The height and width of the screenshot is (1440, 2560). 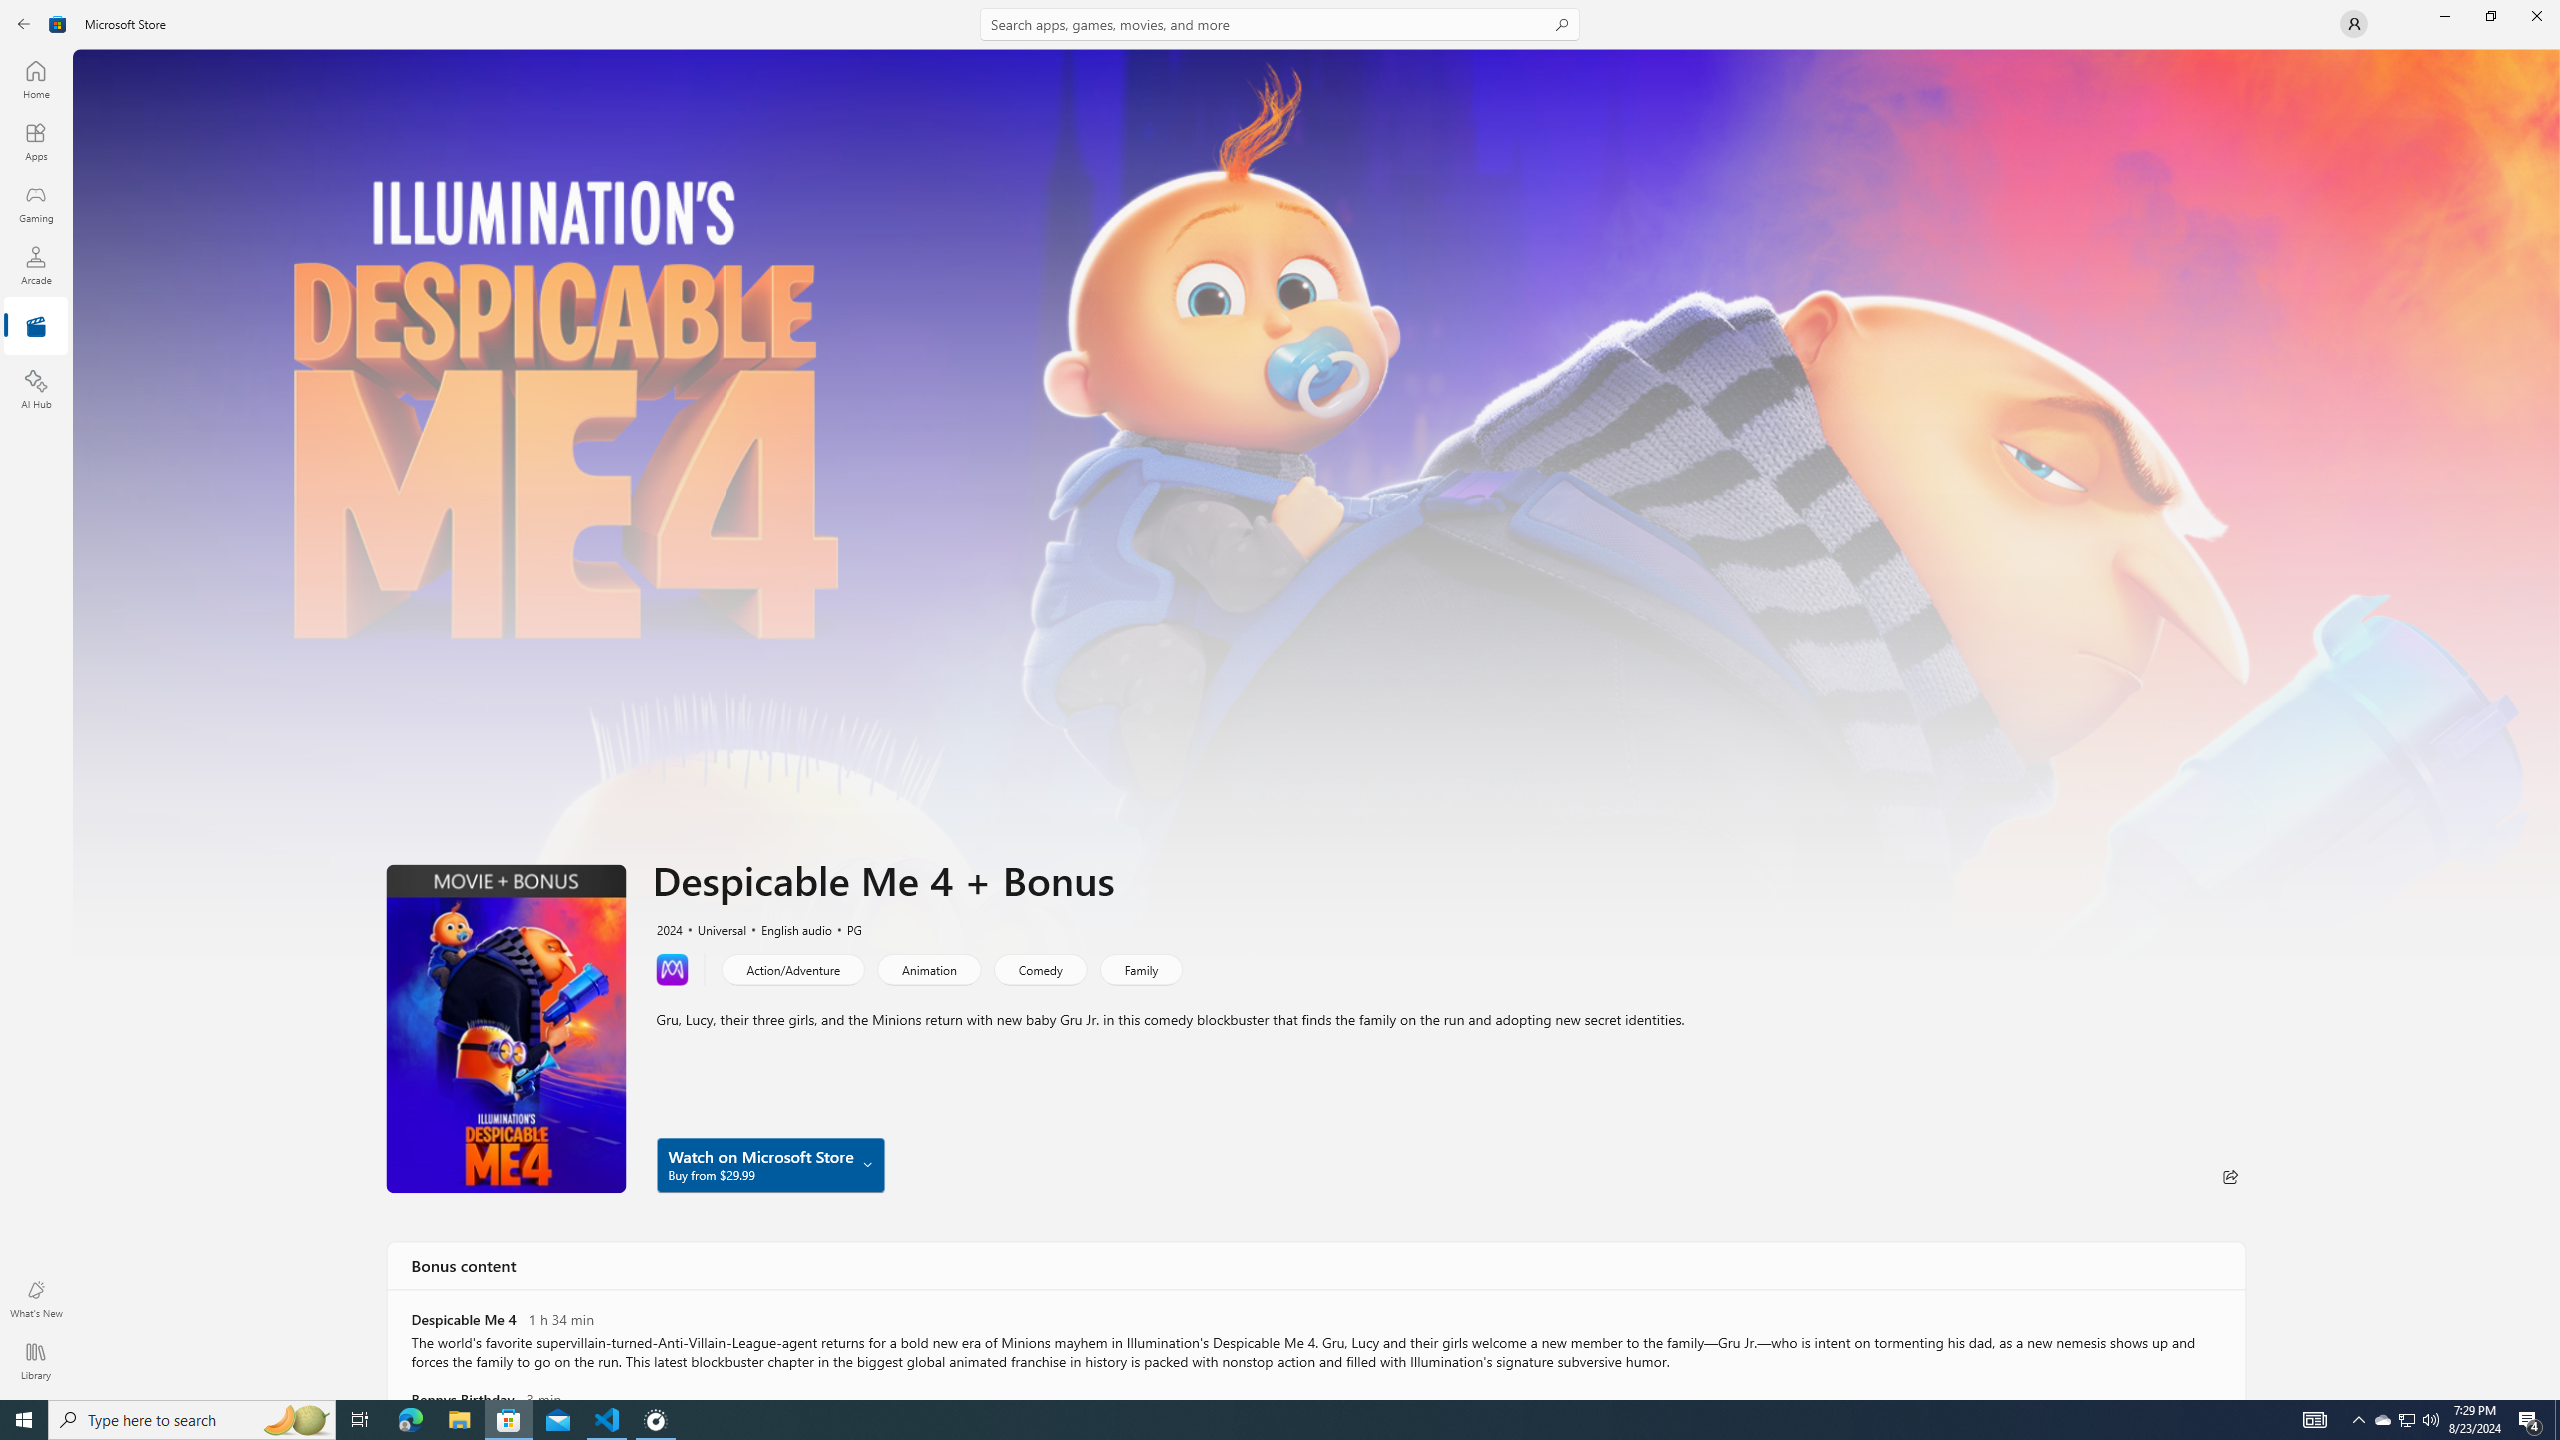 I want to click on 'Watch on Microsoft Store Buy from $29.99', so click(x=770, y=1164).